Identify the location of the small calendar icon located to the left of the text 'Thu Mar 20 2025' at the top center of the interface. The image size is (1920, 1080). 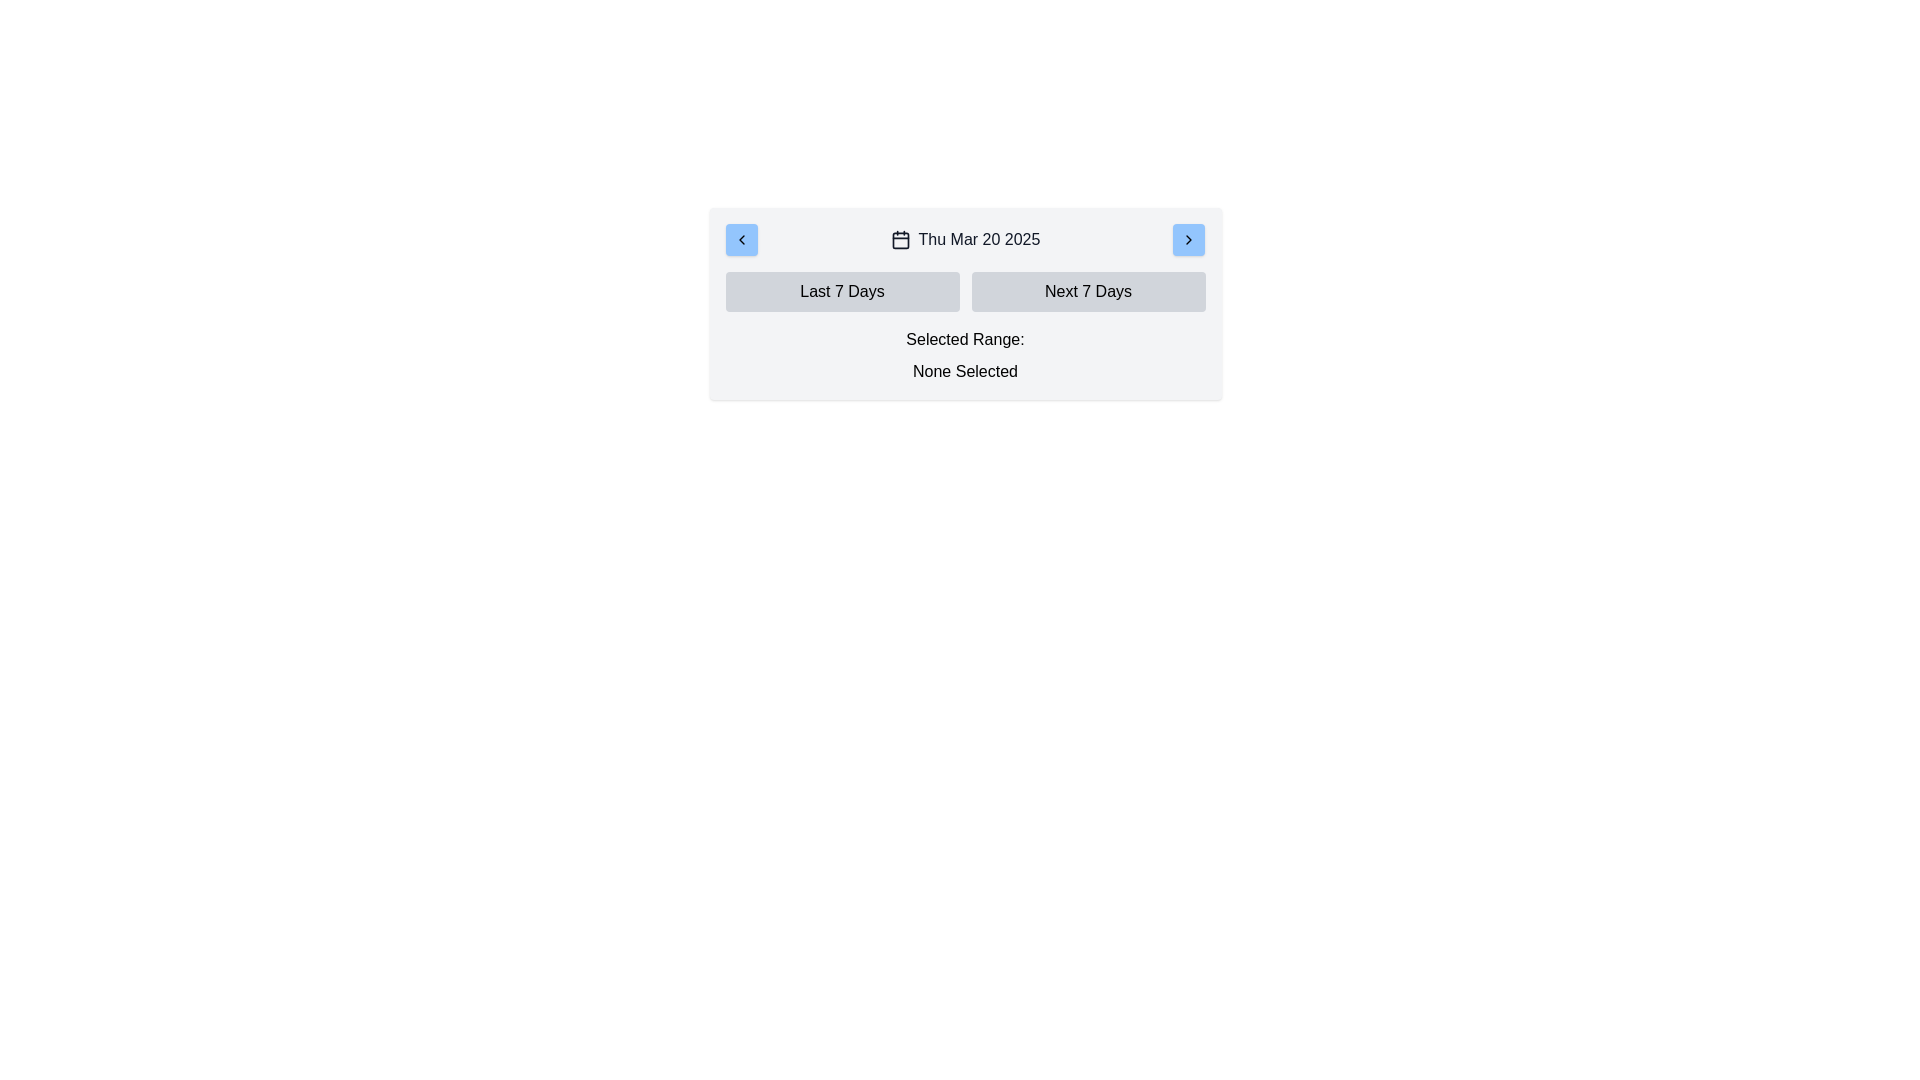
(899, 238).